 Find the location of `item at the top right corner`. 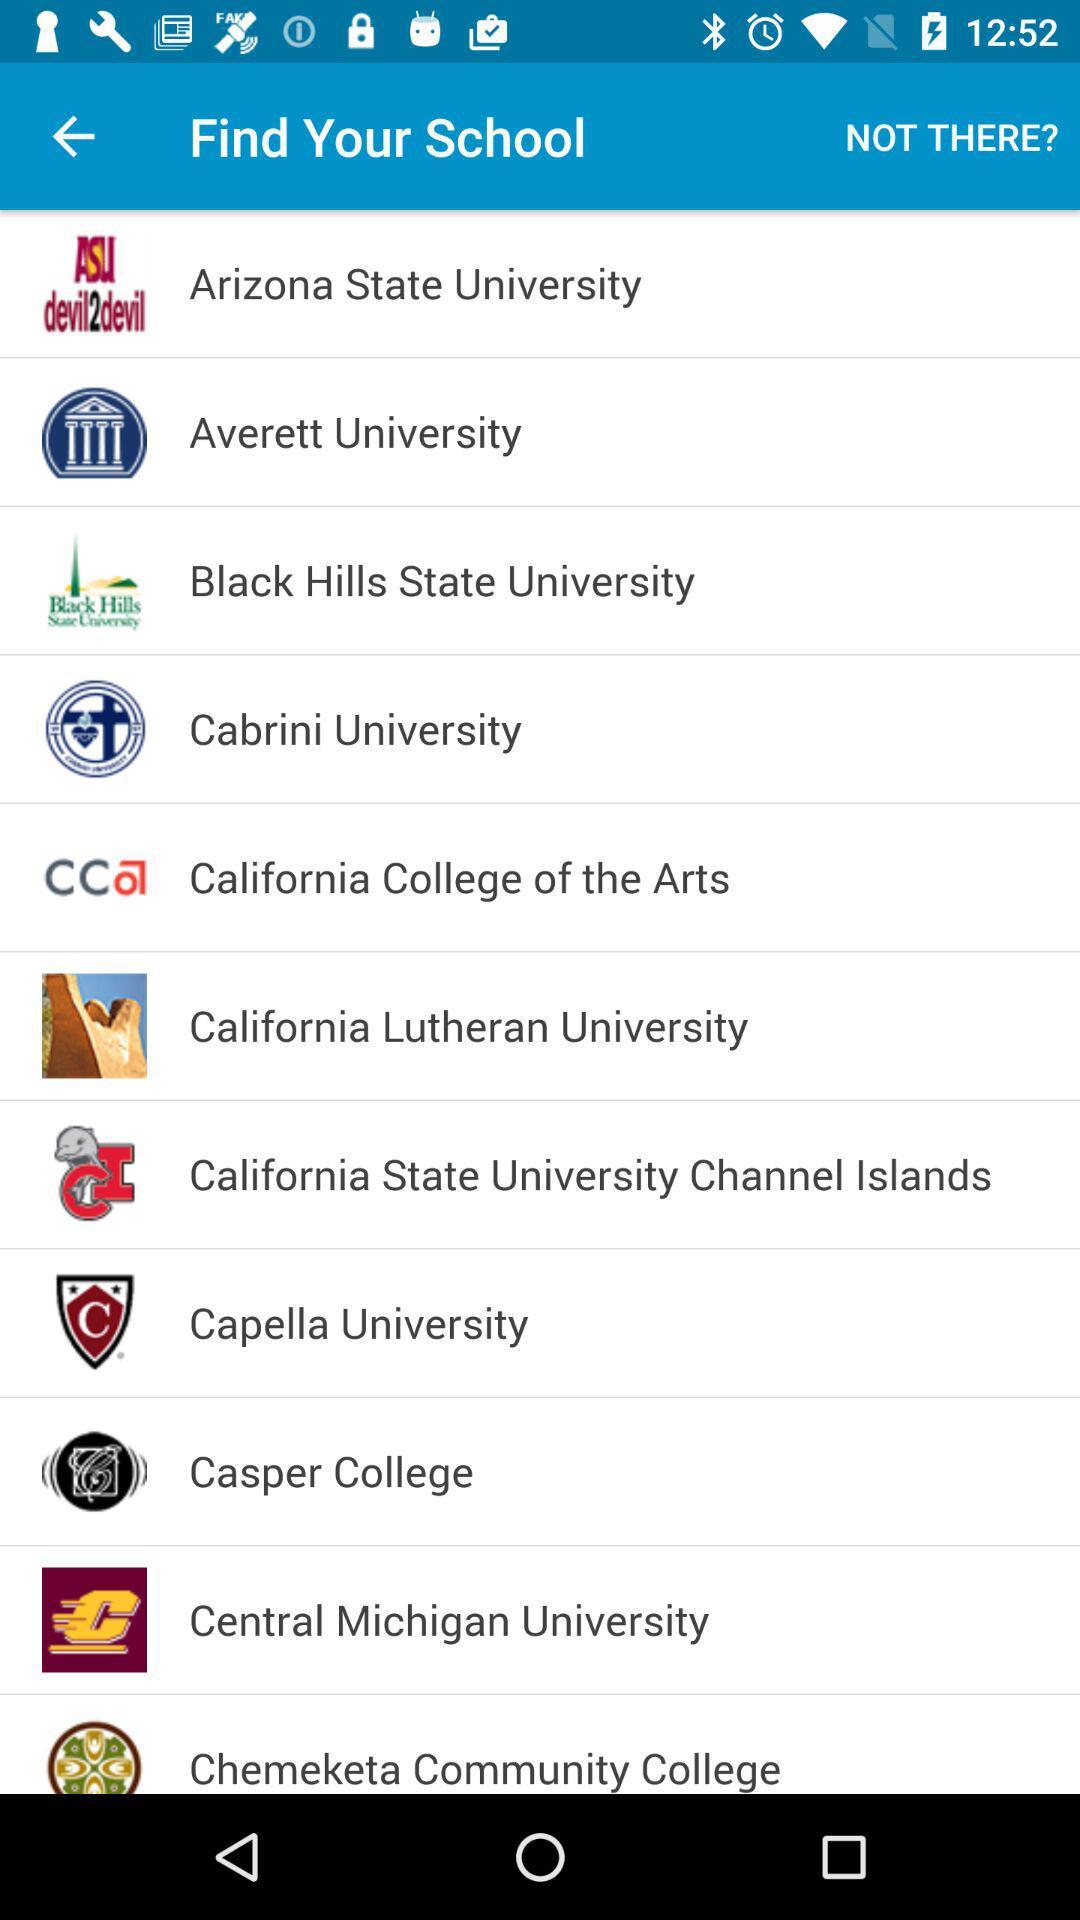

item at the top right corner is located at coordinates (951, 135).